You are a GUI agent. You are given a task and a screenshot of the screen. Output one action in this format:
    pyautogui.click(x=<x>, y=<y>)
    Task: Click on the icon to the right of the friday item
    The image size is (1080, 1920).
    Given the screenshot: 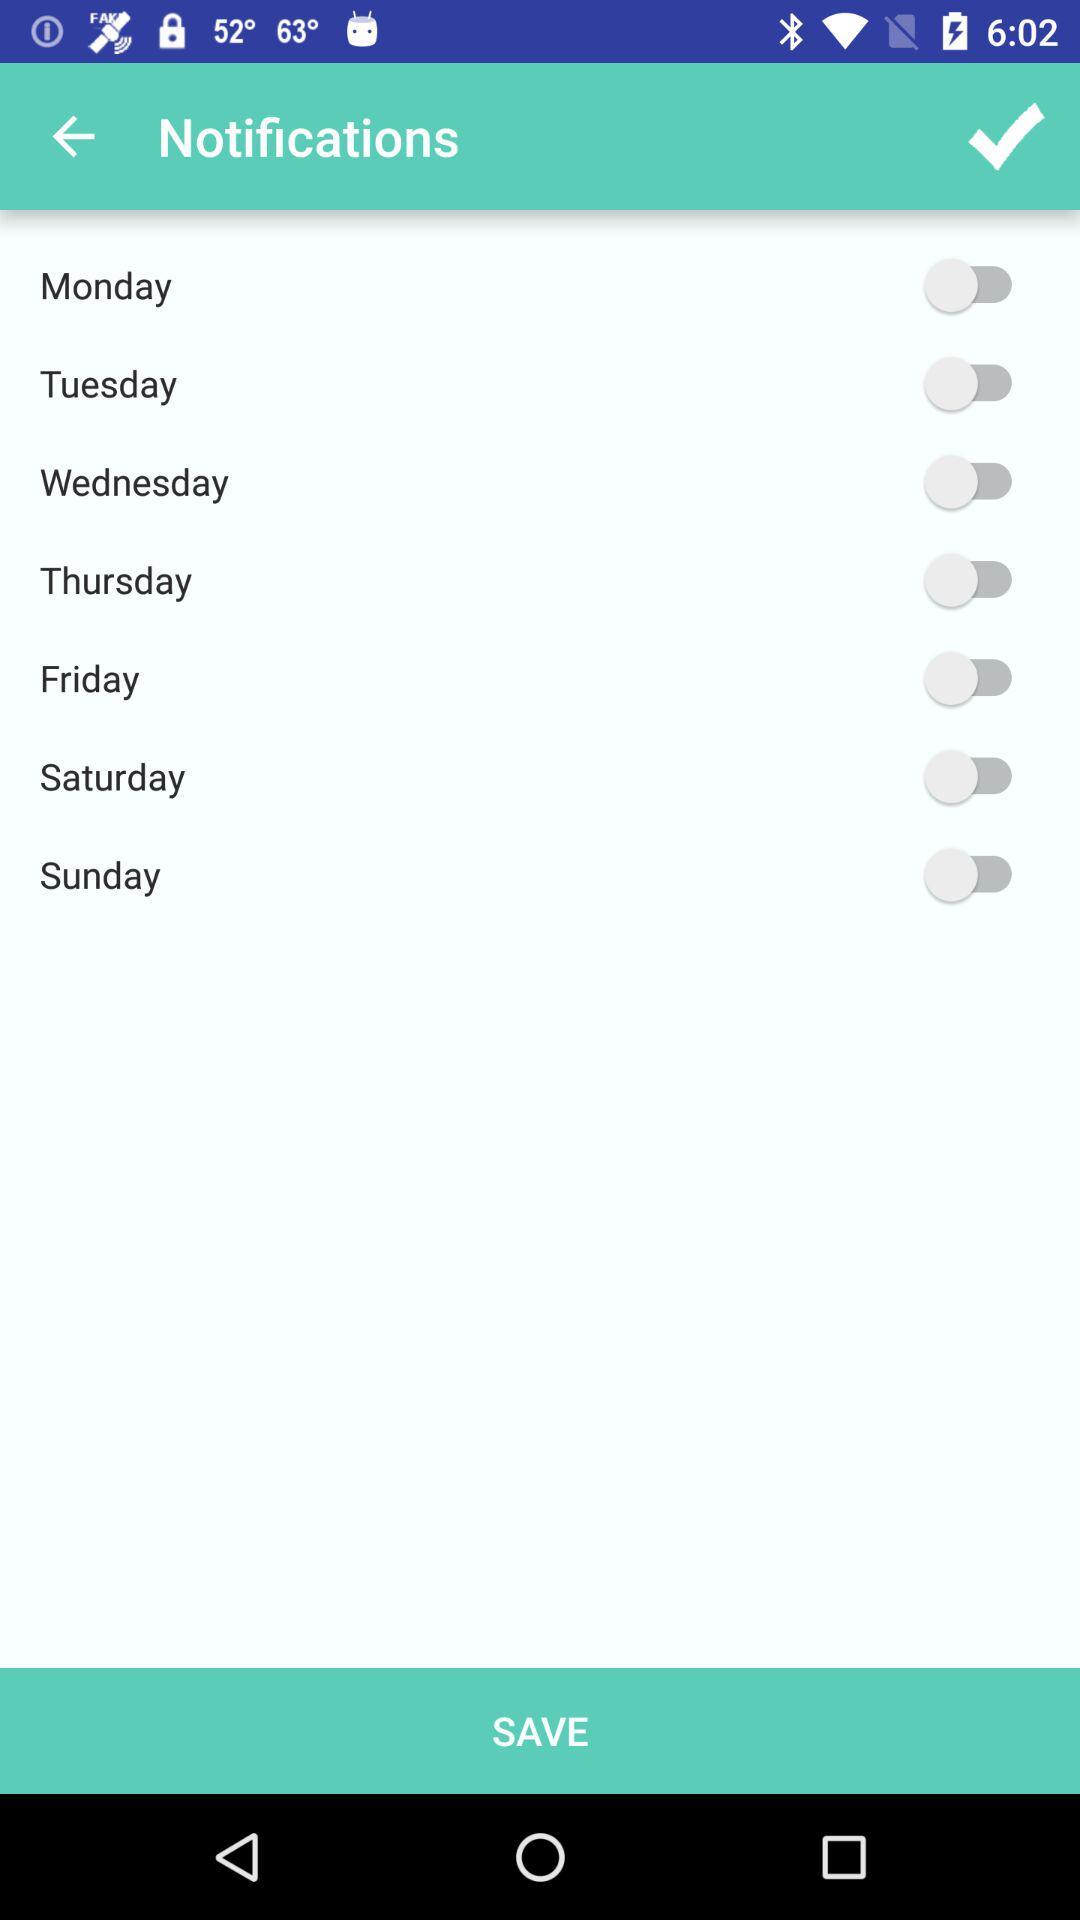 What is the action you would take?
    pyautogui.click(x=872, y=678)
    